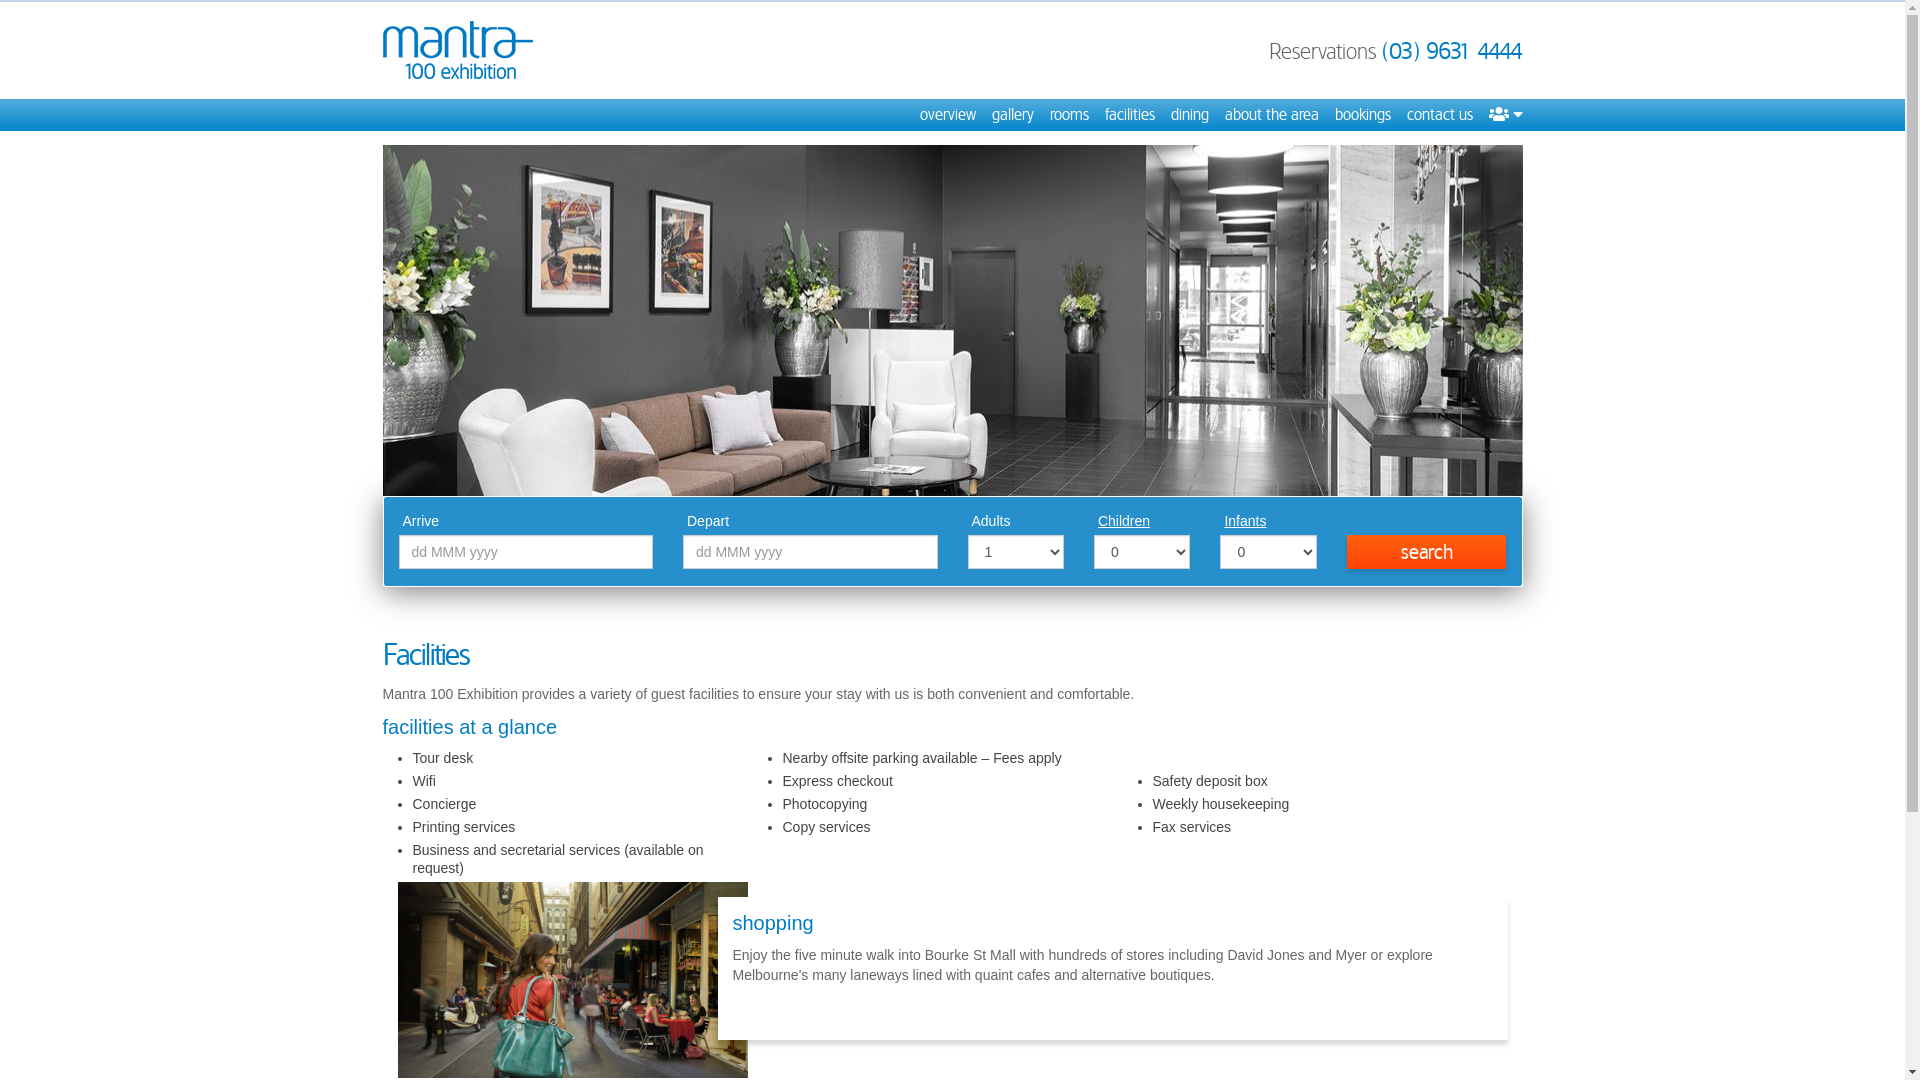 The image size is (1920, 1080). What do you see at coordinates (992, 115) in the screenshot?
I see `'gallery'` at bounding box center [992, 115].